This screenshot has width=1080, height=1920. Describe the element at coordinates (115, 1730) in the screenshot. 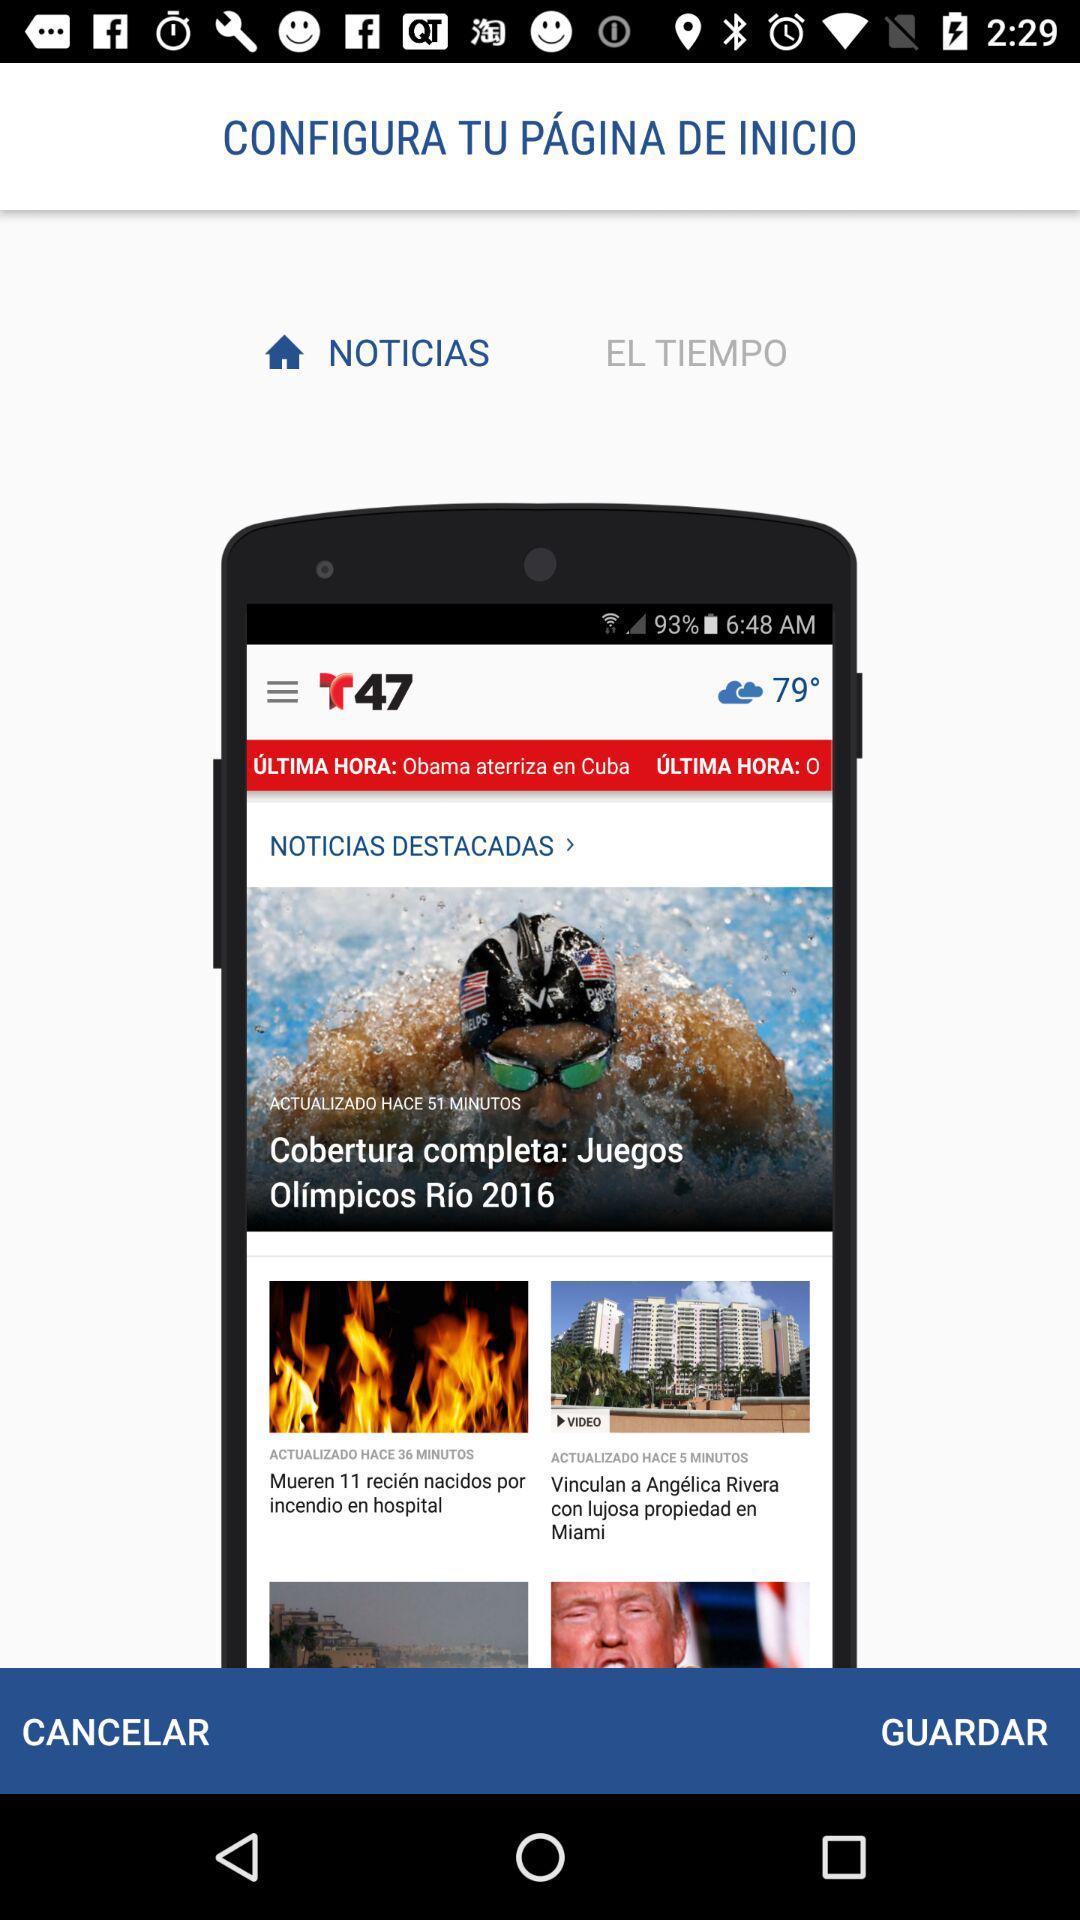

I see `the cancelar at the bottom left corner` at that location.